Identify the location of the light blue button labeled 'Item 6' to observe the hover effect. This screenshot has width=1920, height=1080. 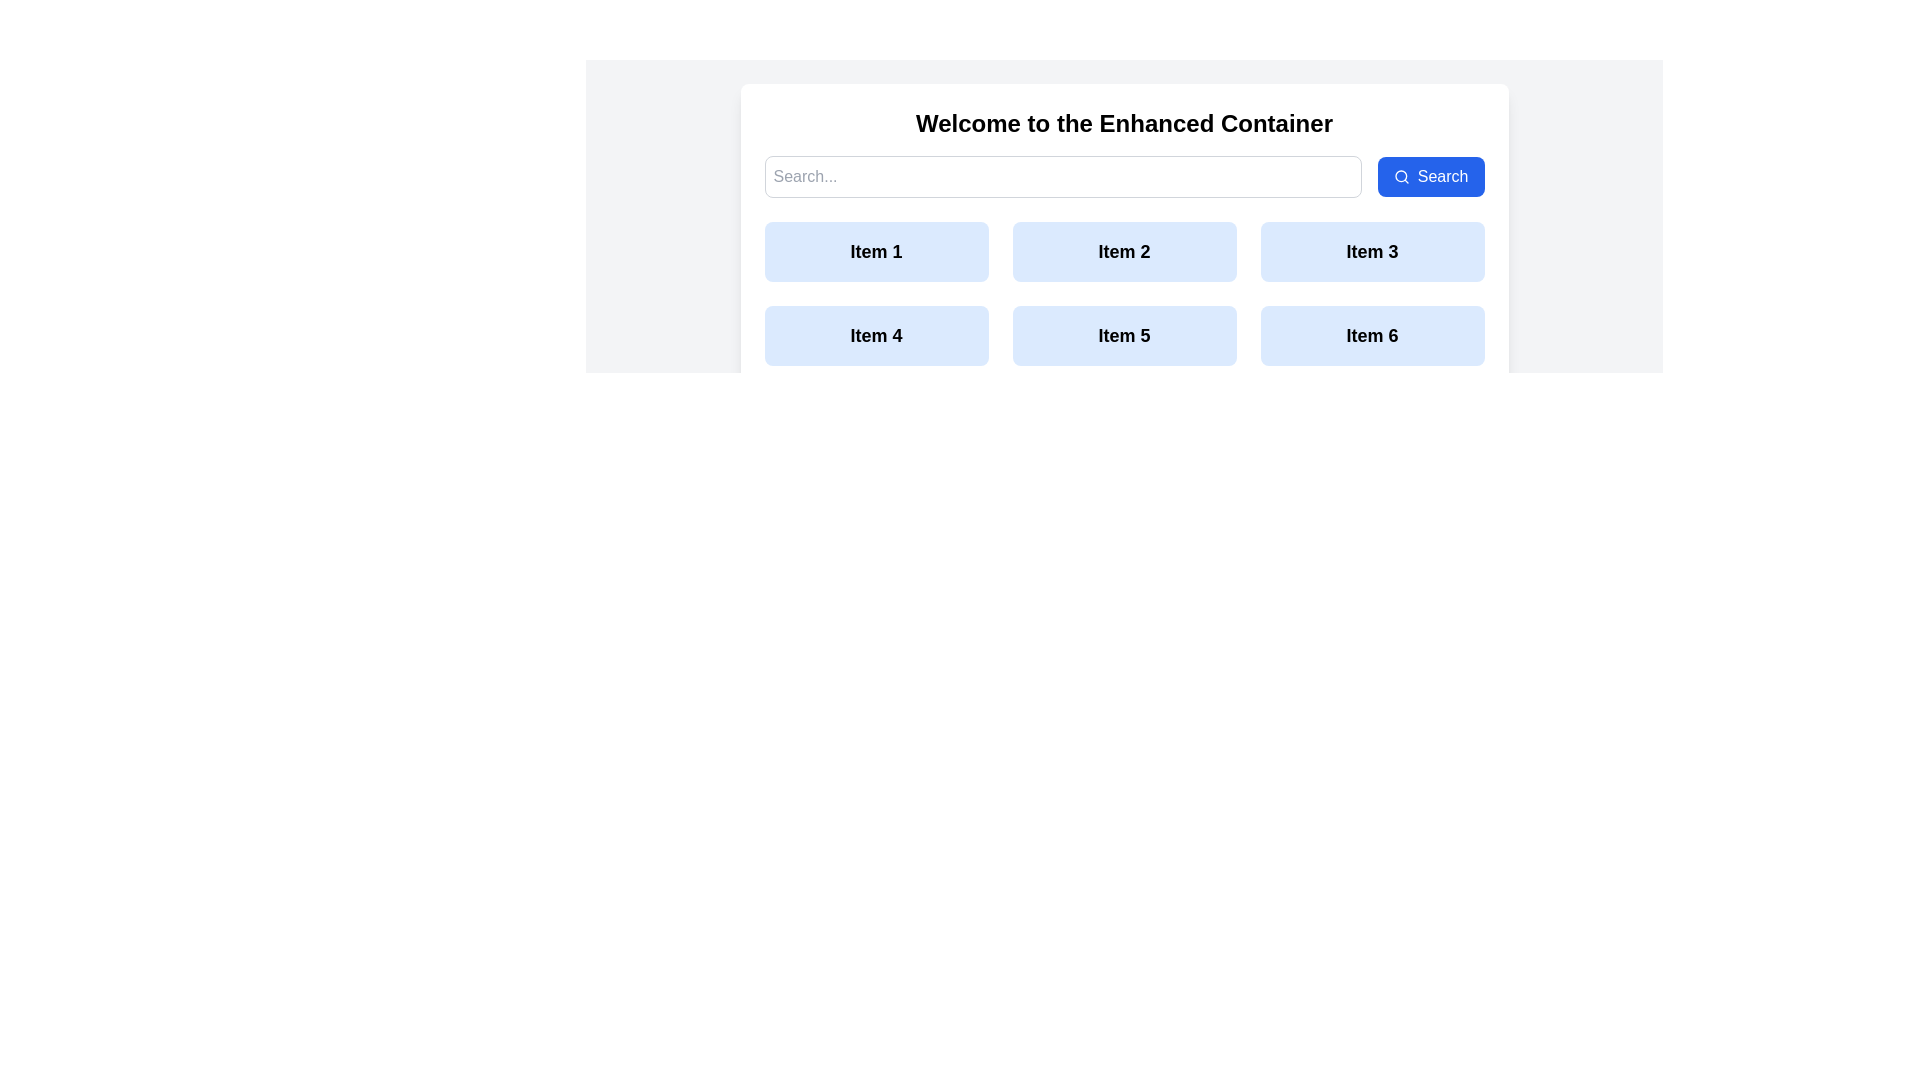
(1371, 334).